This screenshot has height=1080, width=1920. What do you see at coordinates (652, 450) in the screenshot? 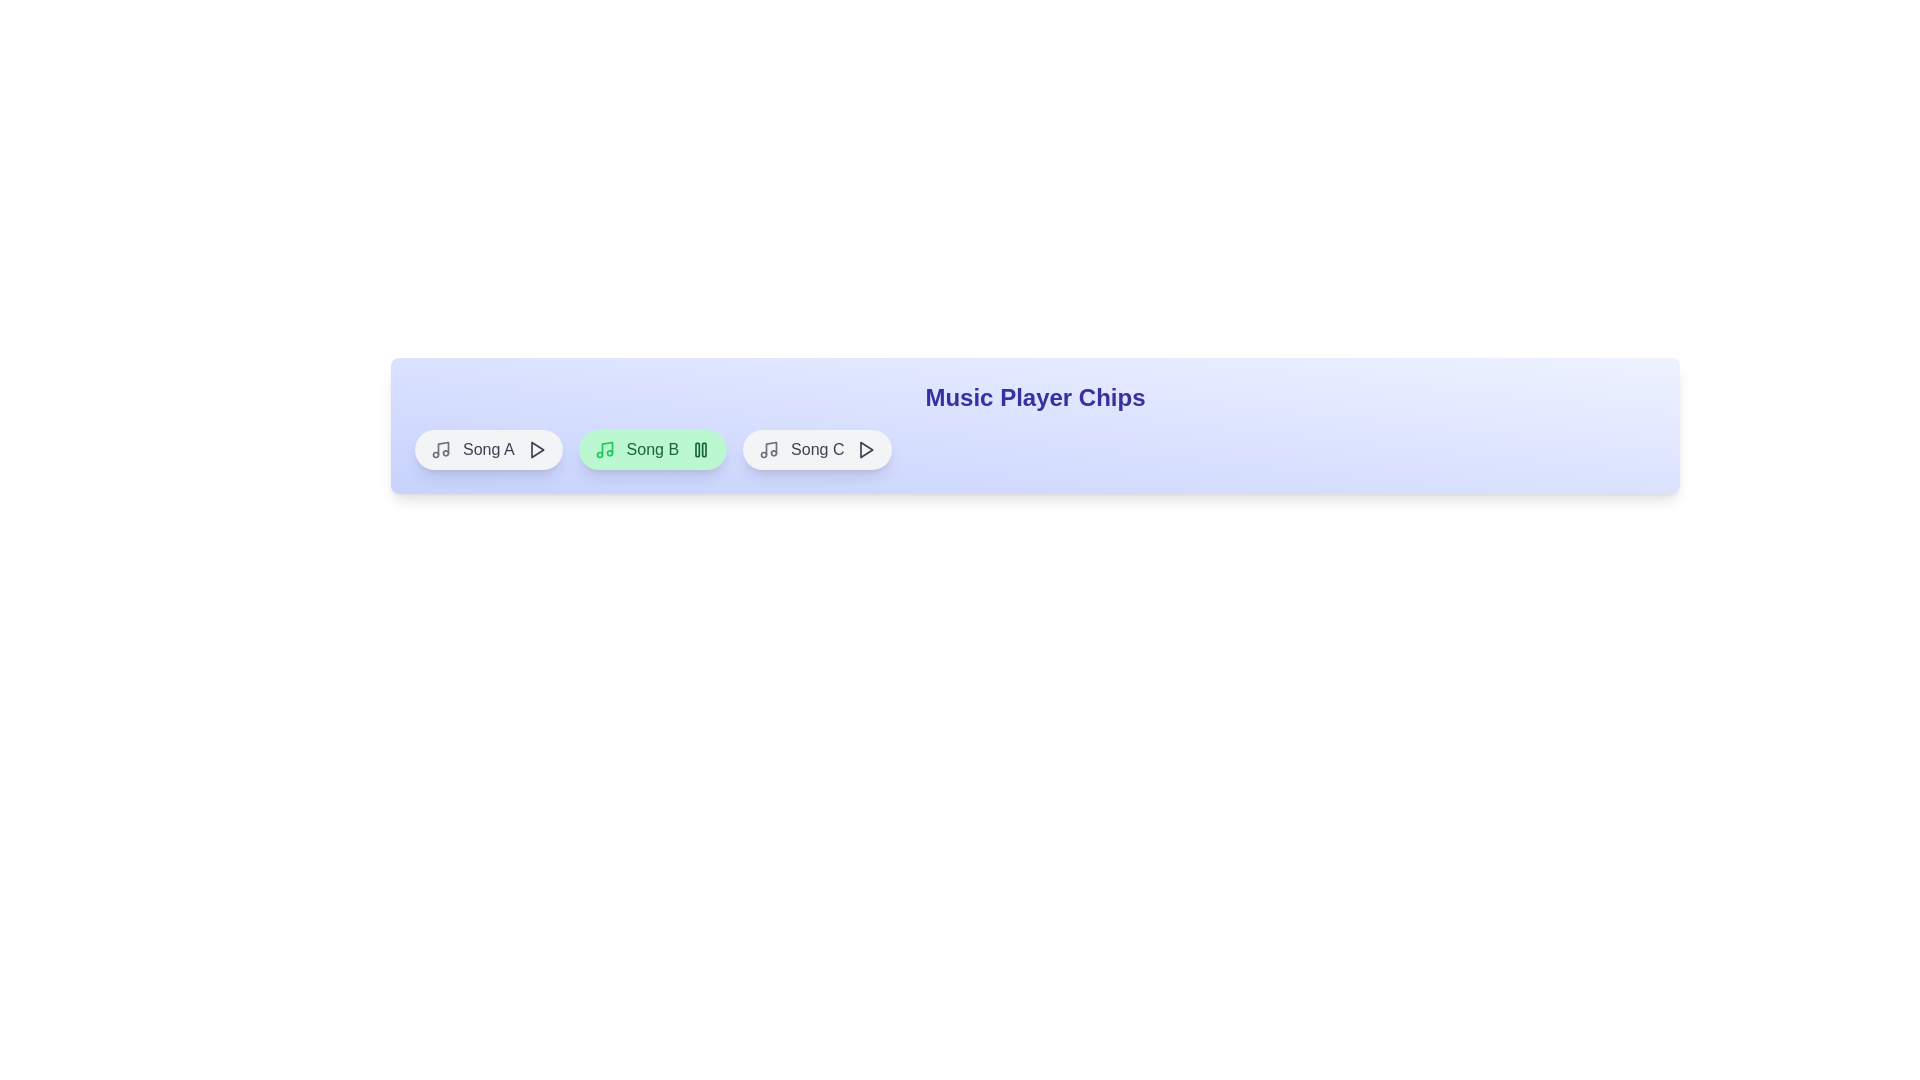
I see `the song chip corresponding to Song B to toggle its play/pause state` at bounding box center [652, 450].